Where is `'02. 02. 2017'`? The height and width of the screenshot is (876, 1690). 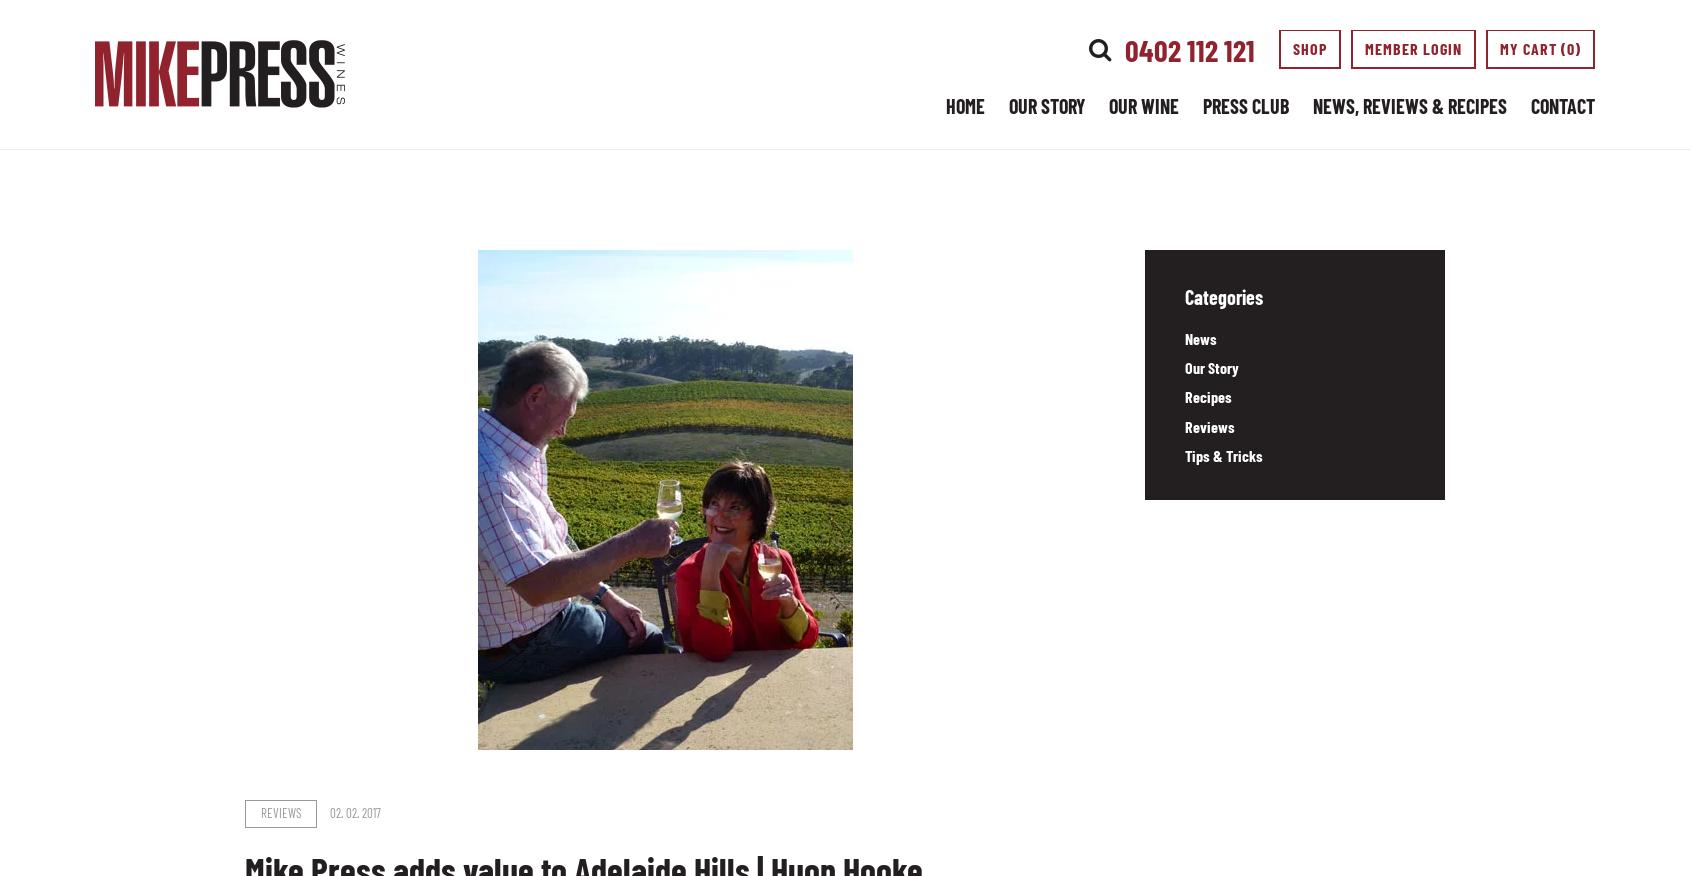
'02. 02. 2017' is located at coordinates (354, 812).